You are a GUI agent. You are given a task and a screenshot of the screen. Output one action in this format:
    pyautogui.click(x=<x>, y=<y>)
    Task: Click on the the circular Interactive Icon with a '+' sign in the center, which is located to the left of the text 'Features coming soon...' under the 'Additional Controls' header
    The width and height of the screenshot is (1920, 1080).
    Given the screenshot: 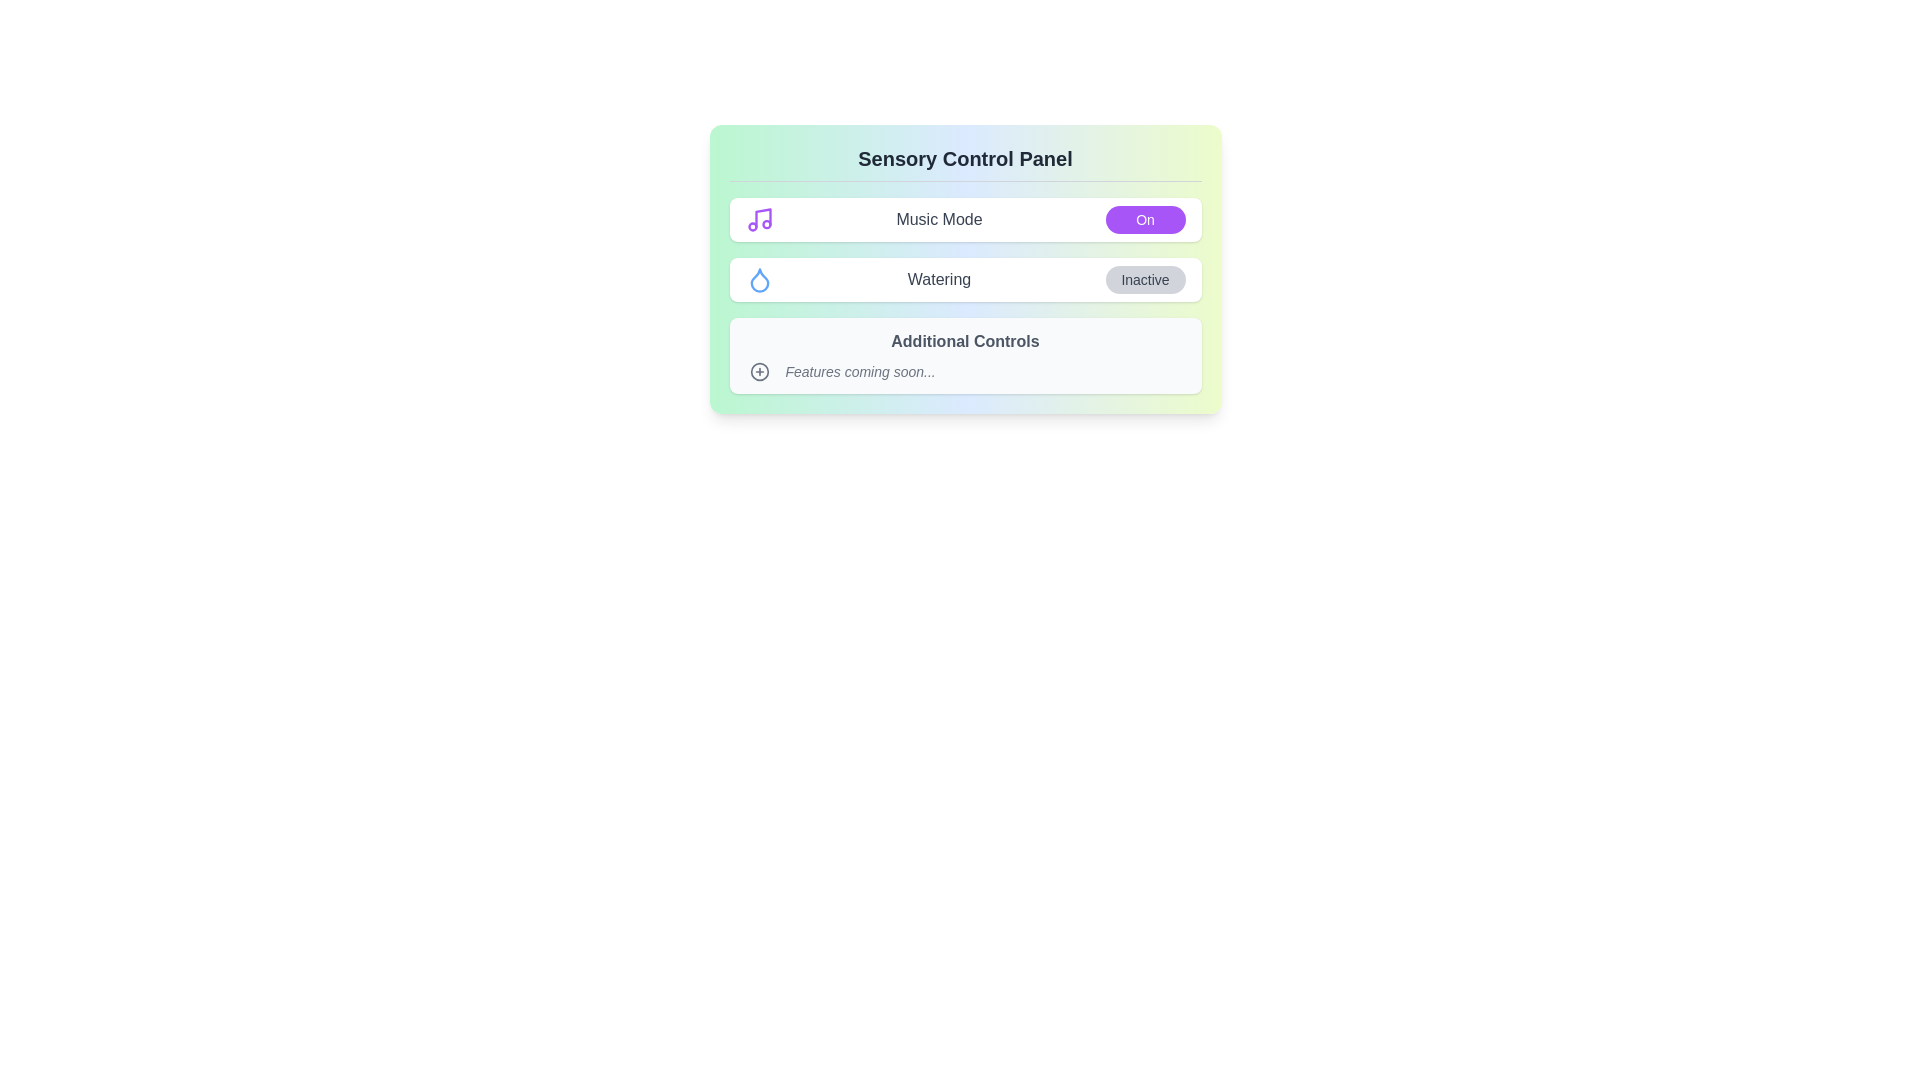 What is the action you would take?
    pyautogui.click(x=758, y=371)
    